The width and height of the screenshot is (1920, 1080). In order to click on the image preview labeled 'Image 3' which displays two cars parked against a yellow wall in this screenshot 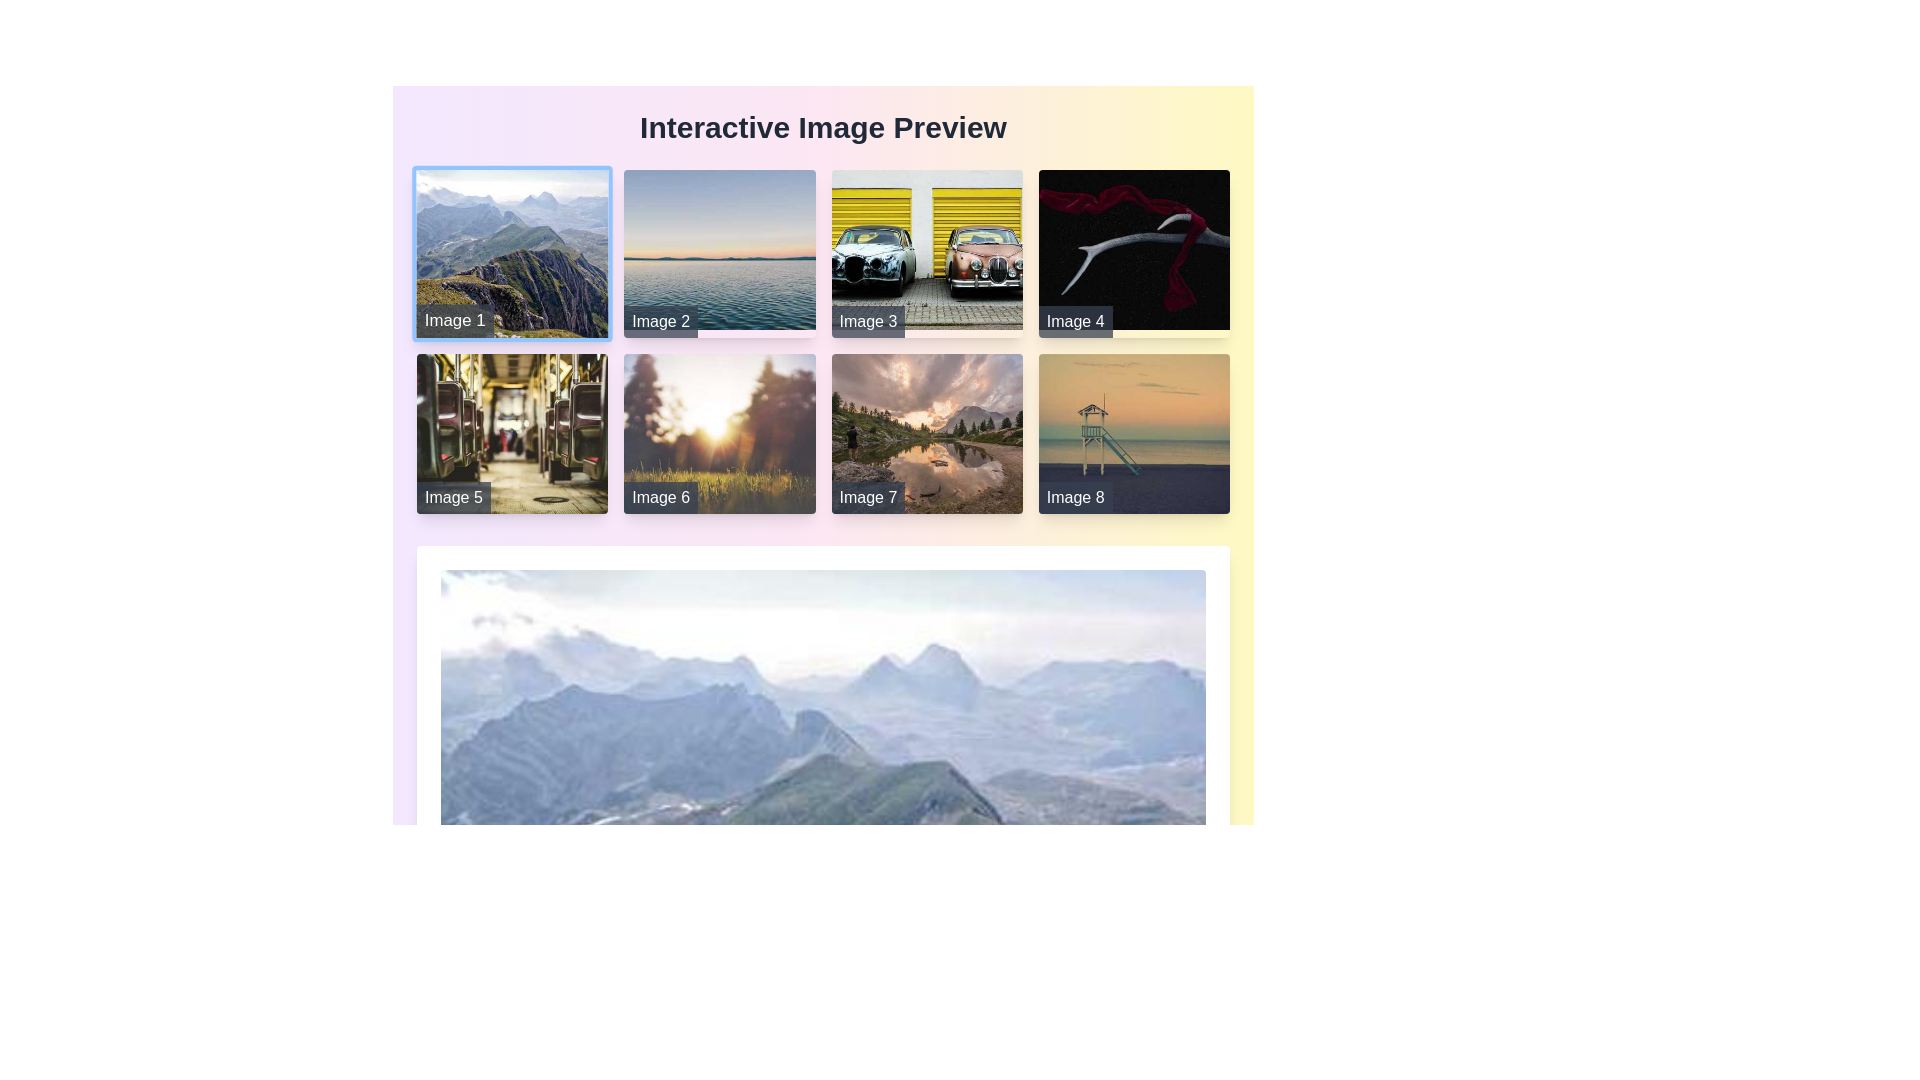, I will do `click(926, 253)`.